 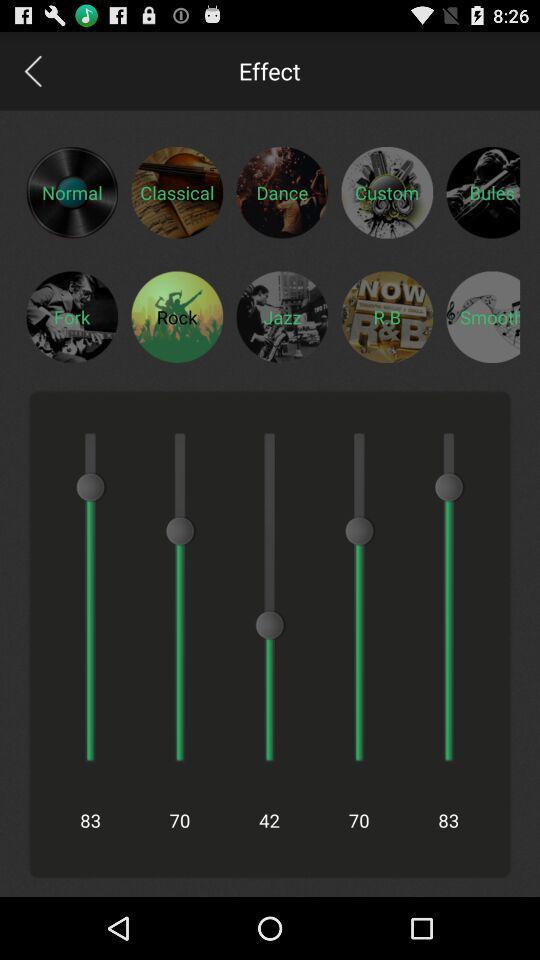 I want to click on custom effect, so click(x=387, y=192).